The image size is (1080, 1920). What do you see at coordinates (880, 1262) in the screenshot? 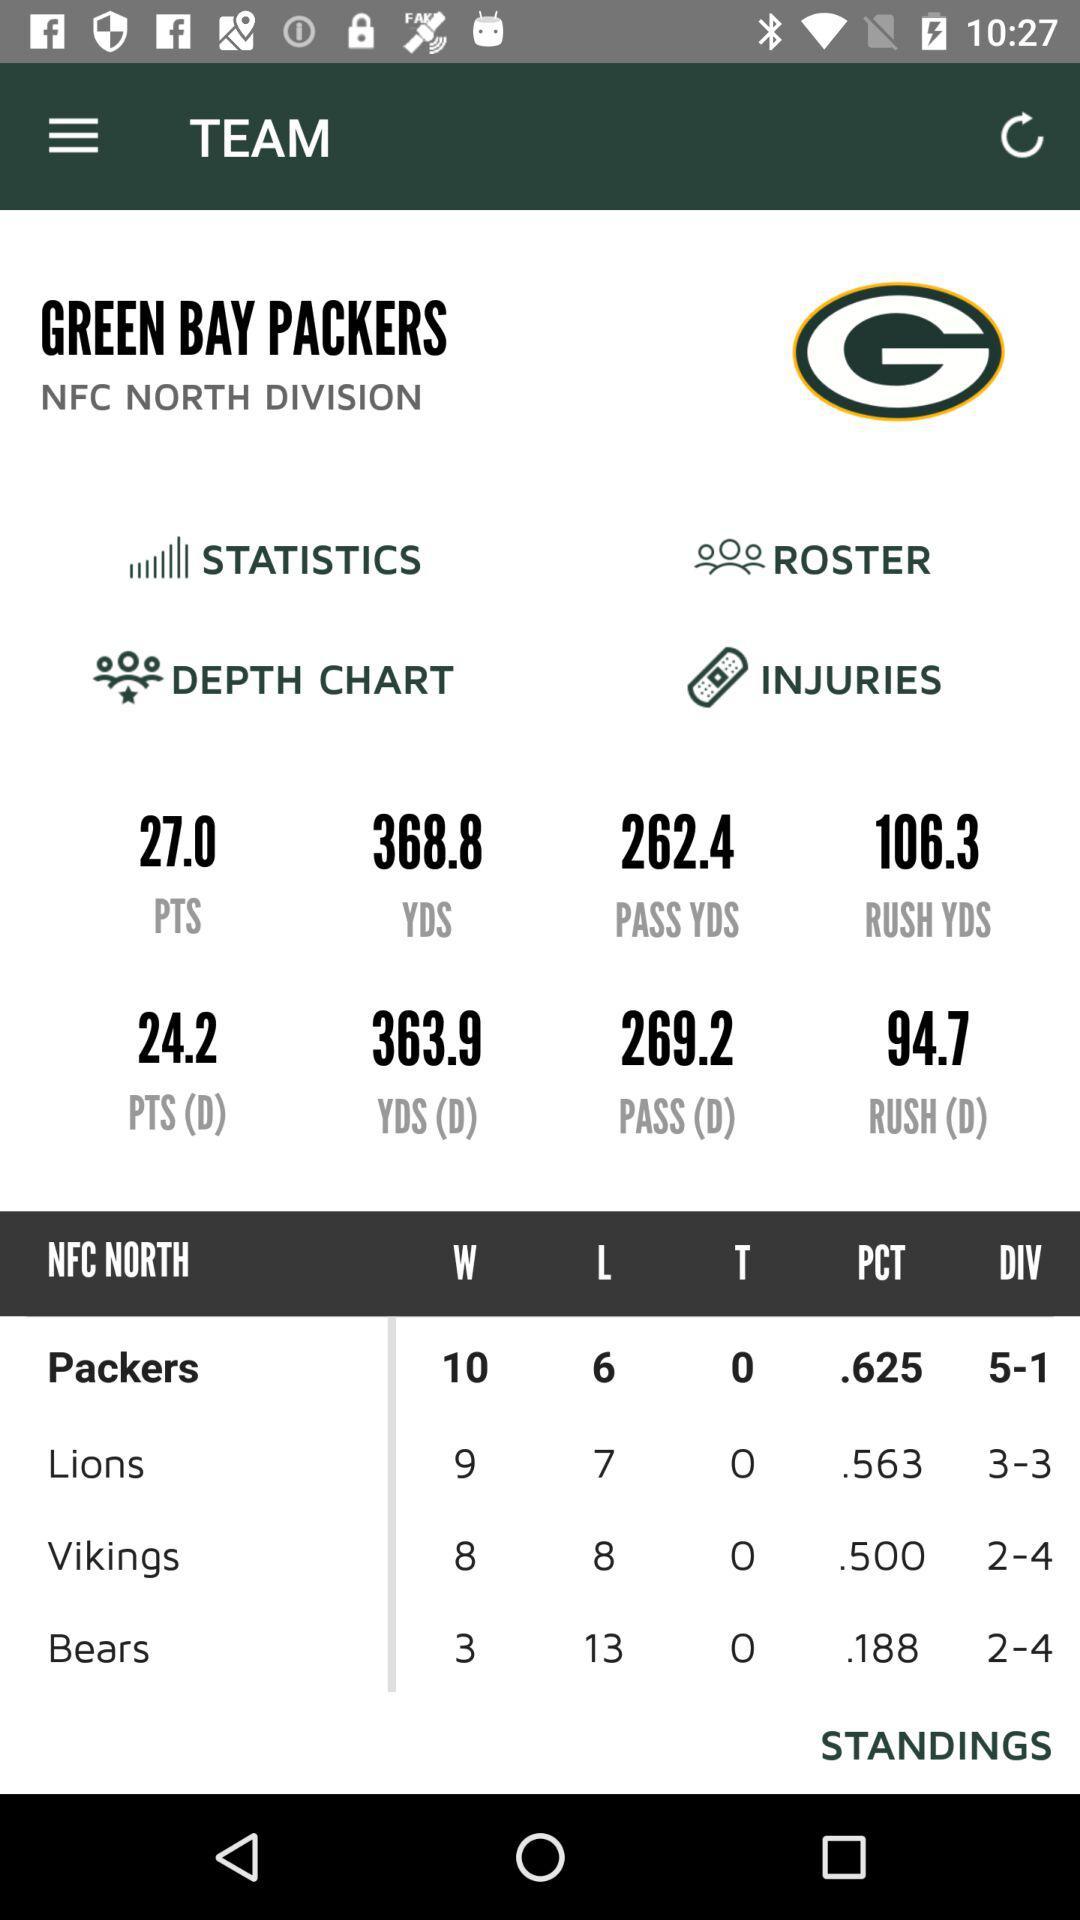
I see `icon above the 0` at bounding box center [880, 1262].